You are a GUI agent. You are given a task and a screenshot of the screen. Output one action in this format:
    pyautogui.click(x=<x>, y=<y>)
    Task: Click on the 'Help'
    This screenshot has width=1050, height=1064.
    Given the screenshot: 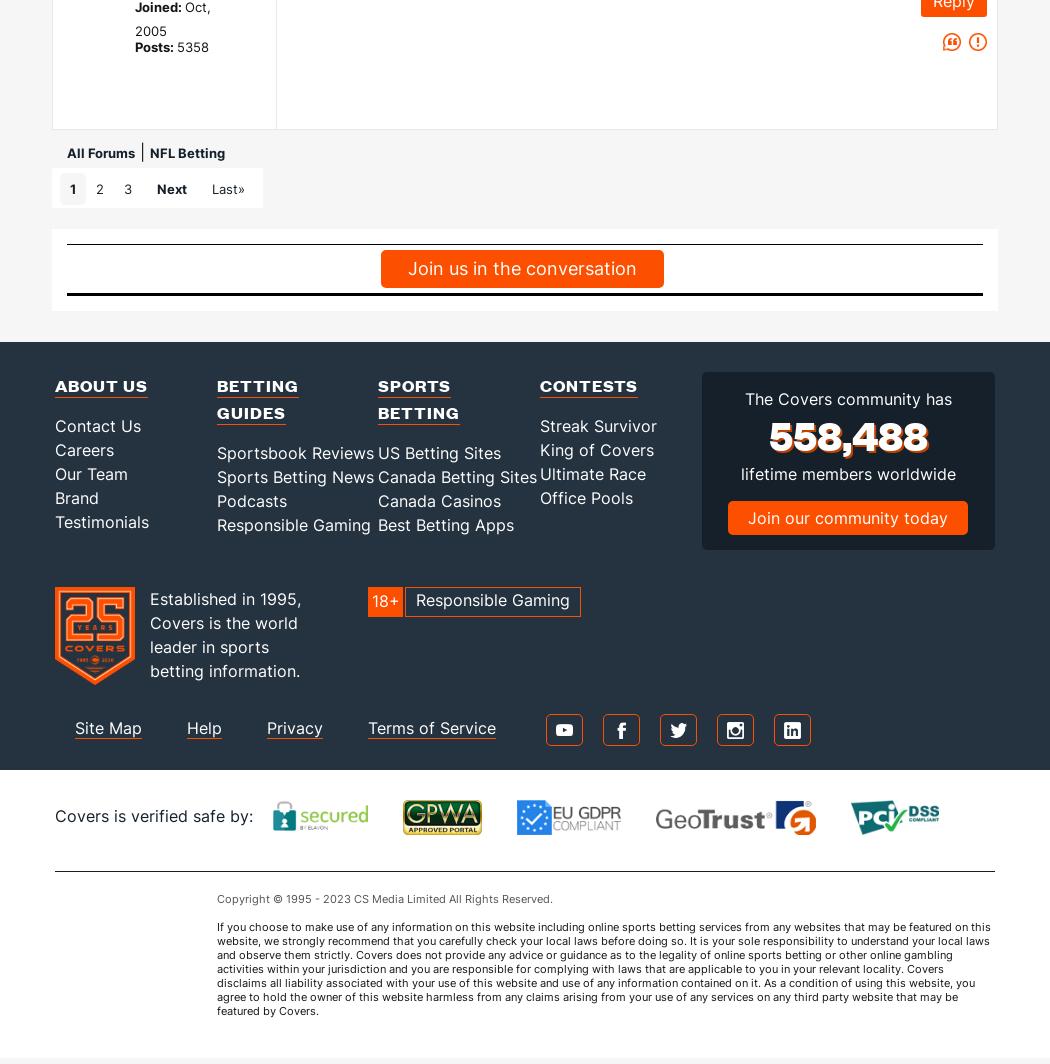 What is the action you would take?
    pyautogui.click(x=203, y=727)
    